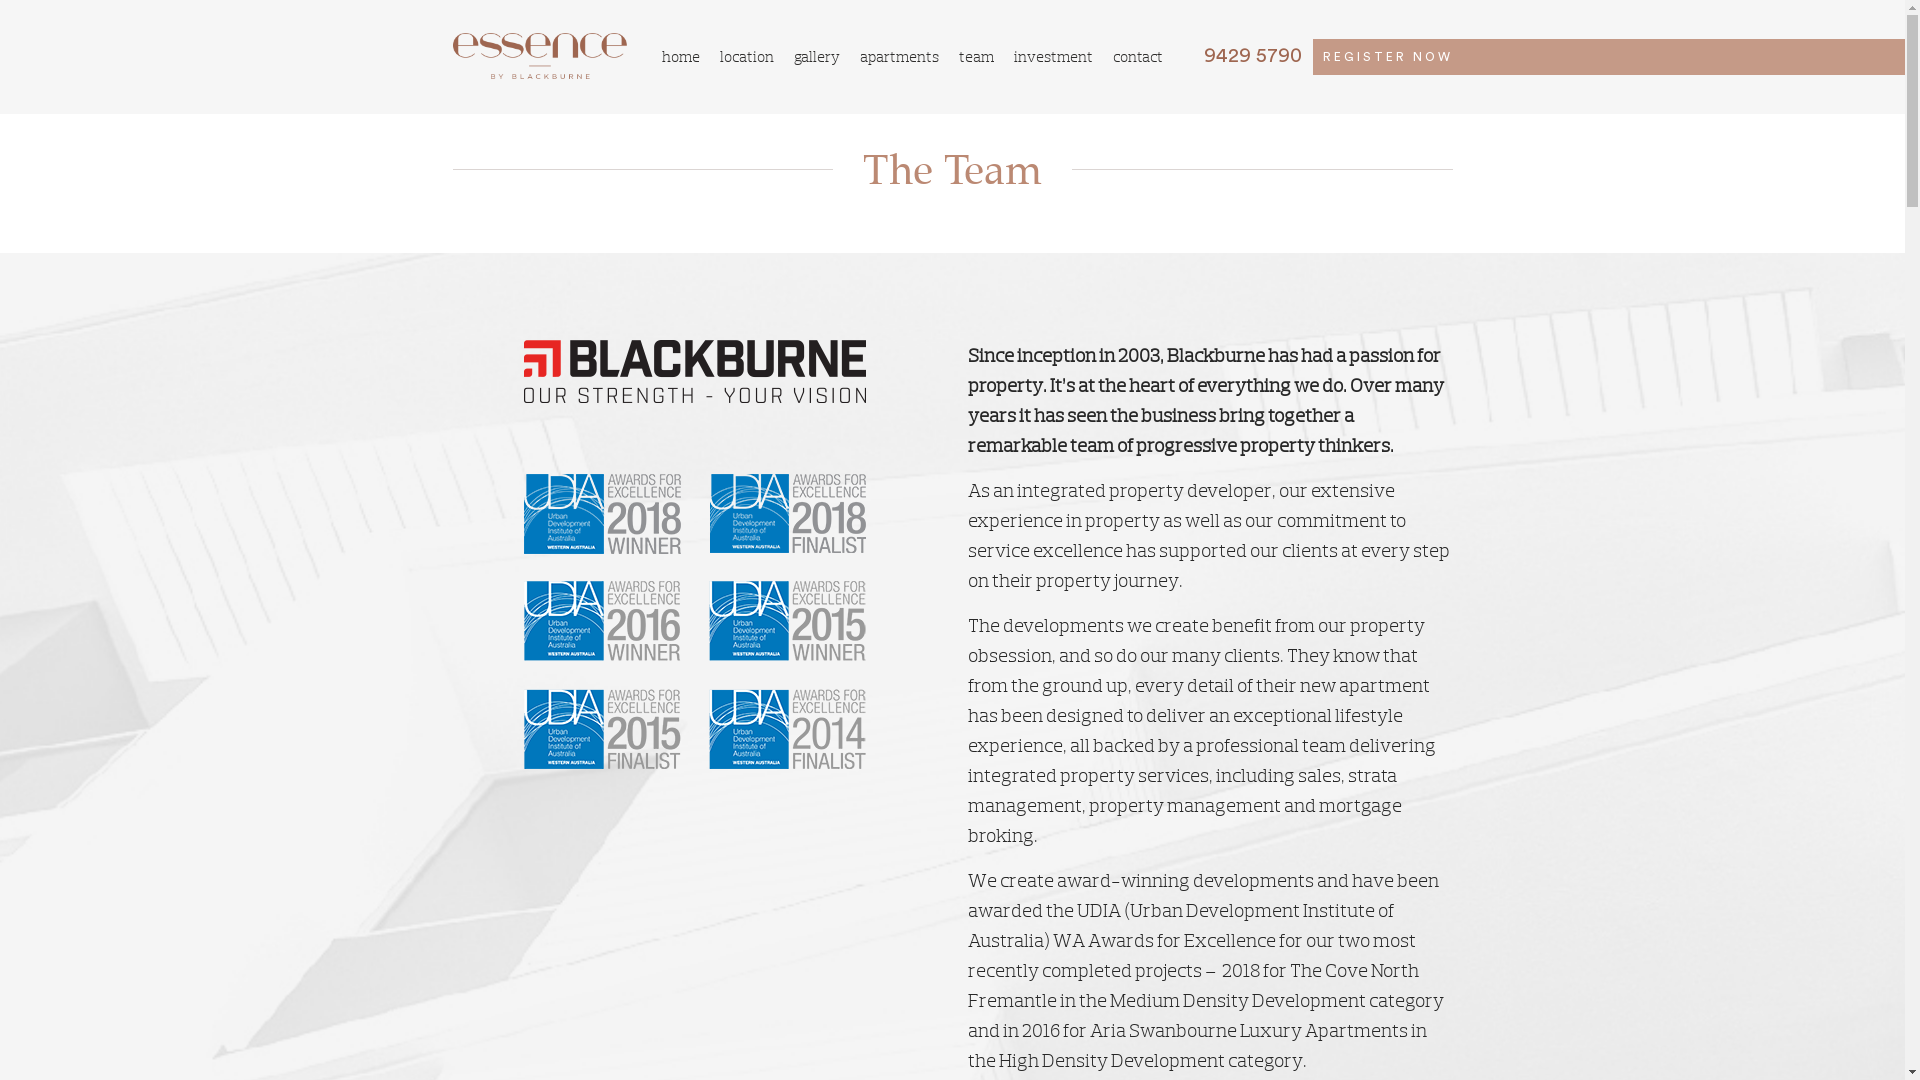 The height and width of the screenshot is (1080, 1920). Describe the element at coordinates (746, 55) in the screenshot. I see `'location'` at that location.